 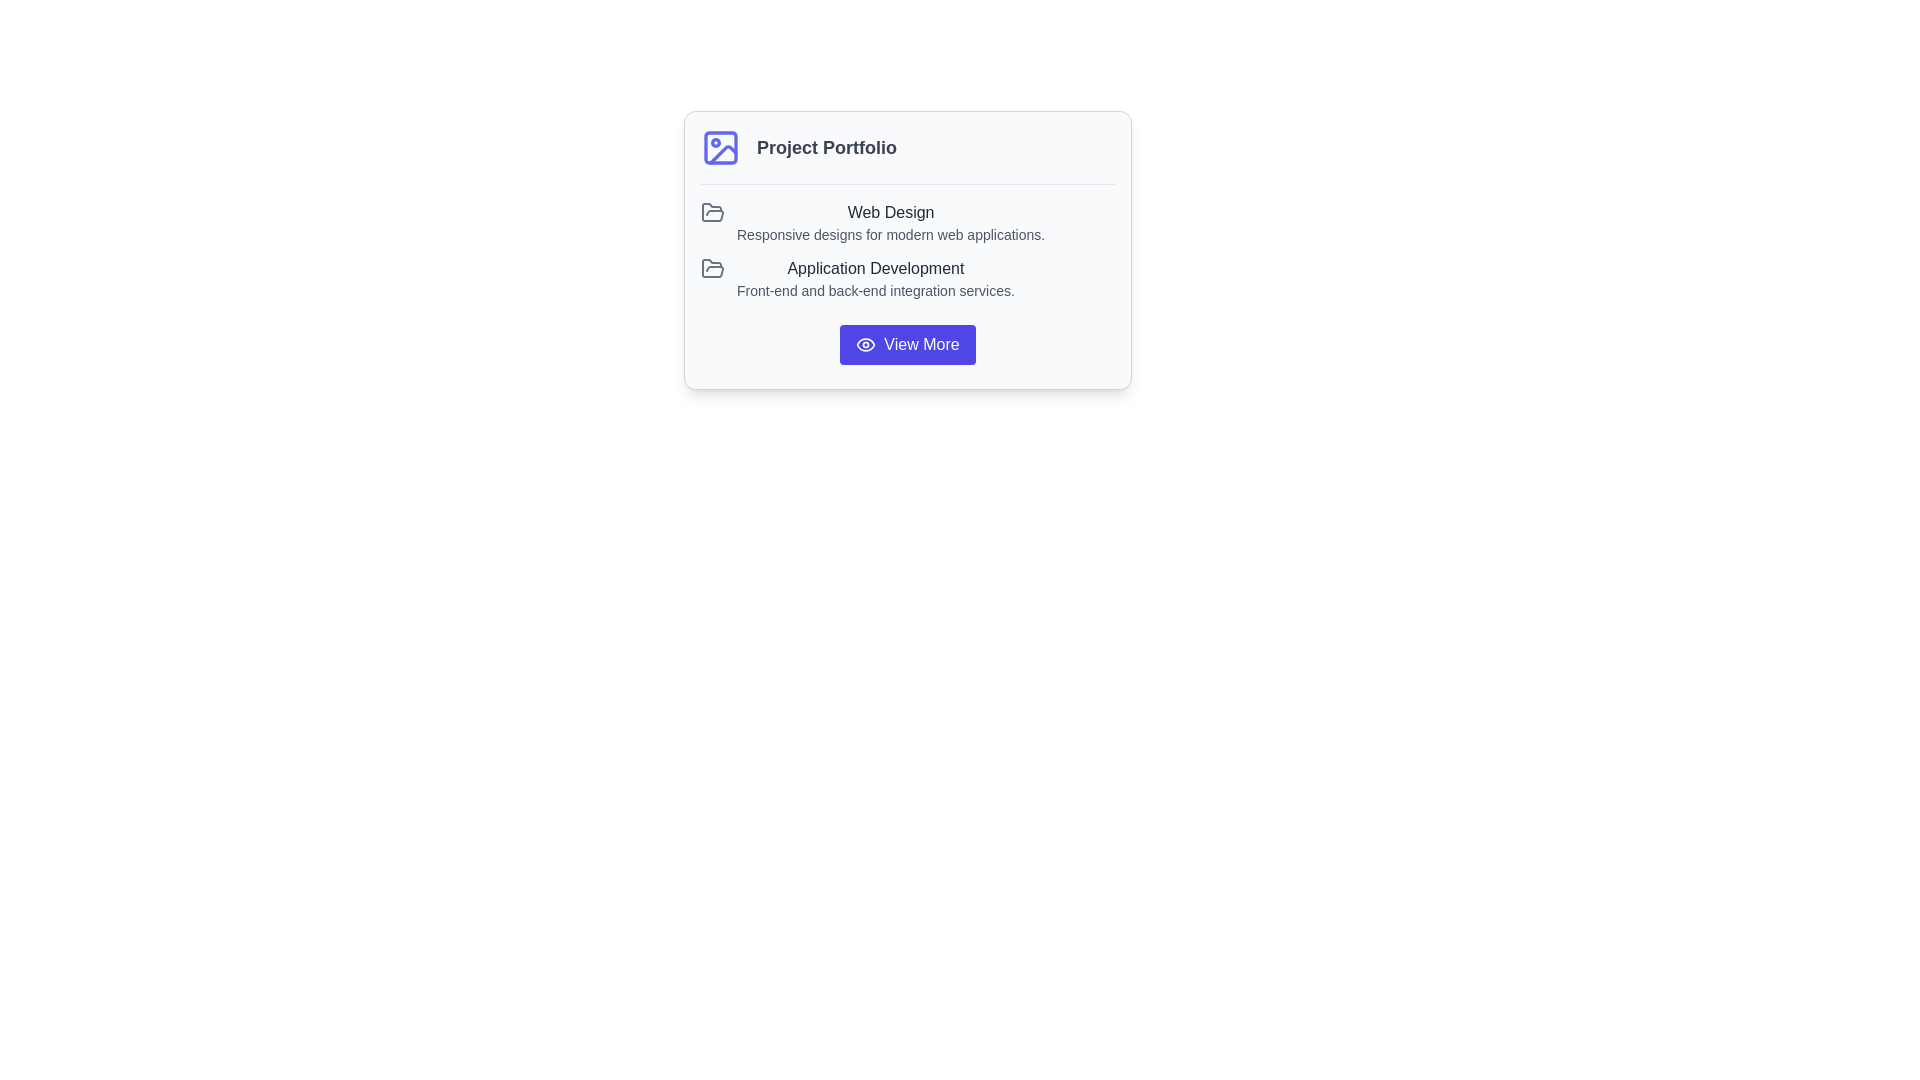 I want to click on the Text component providing details about 'Application Development', which is the second content group in a vertical list inside a card layout, so click(x=875, y=278).